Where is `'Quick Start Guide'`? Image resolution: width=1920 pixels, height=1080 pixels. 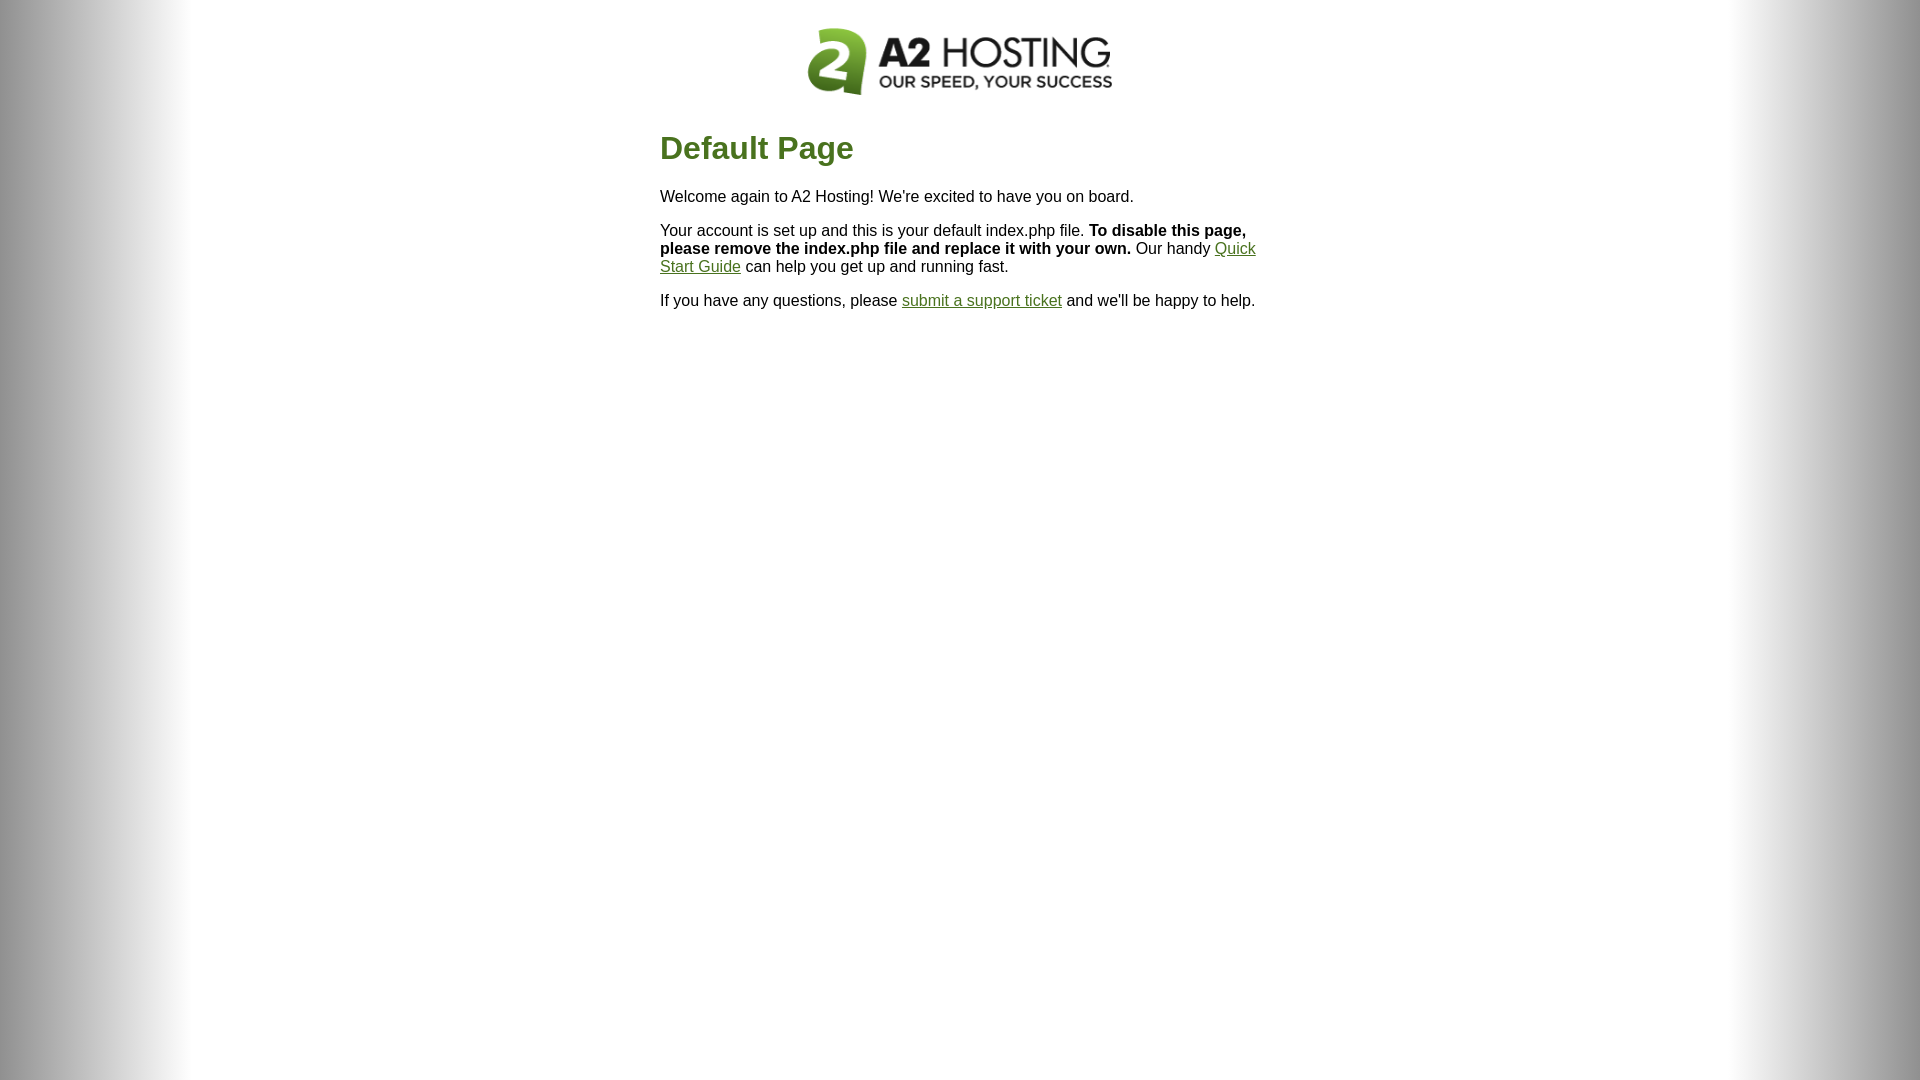
'Quick Start Guide' is located at coordinates (957, 256).